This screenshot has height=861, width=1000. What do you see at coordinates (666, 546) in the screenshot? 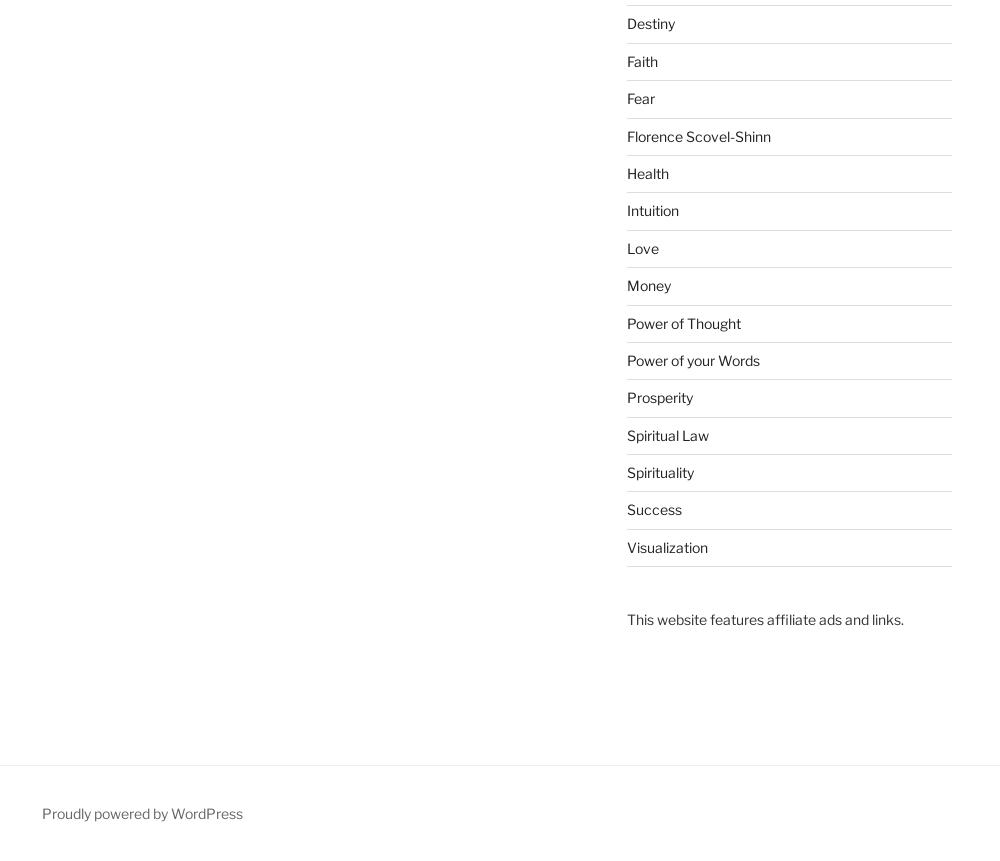
I see `'Visualization'` at bounding box center [666, 546].